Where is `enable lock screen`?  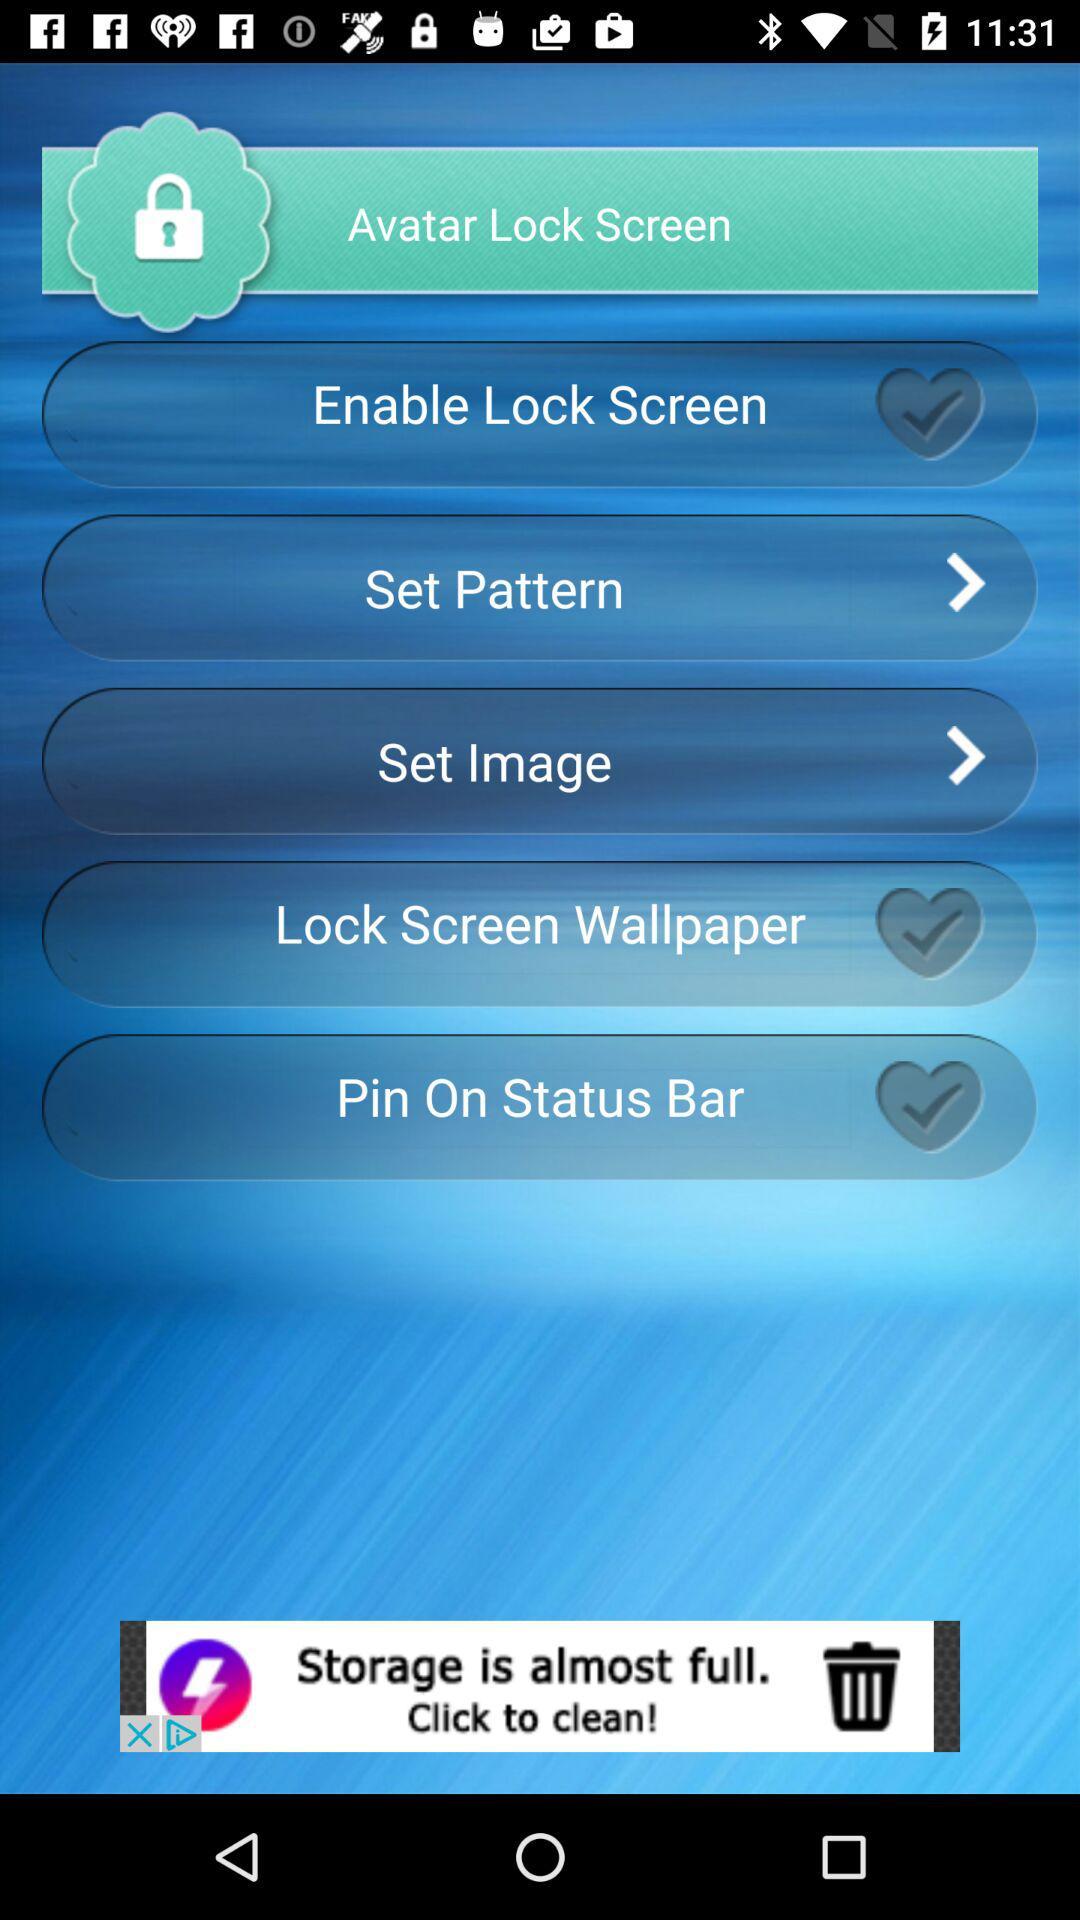 enable lock screen is located at coordinates (955, 413).